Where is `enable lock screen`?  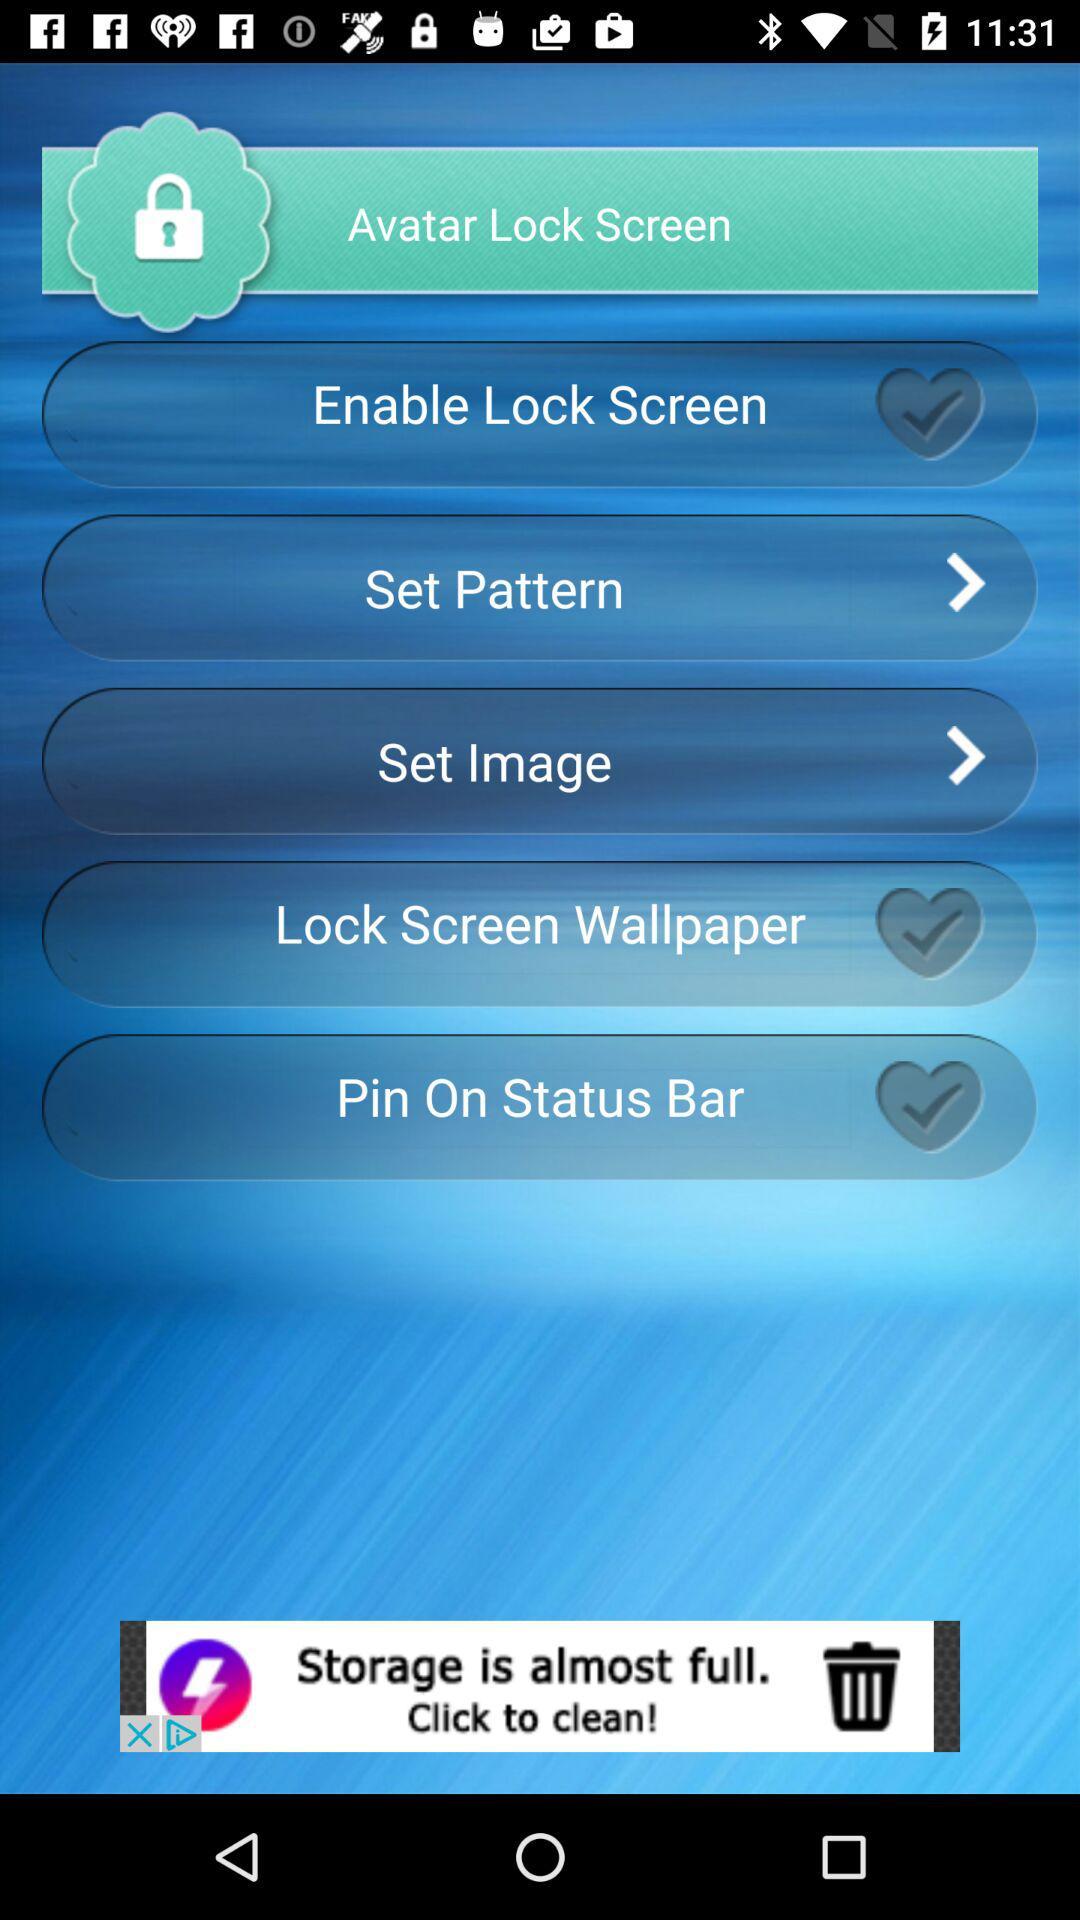 enable lock screen is located at coordinates (955, 413).